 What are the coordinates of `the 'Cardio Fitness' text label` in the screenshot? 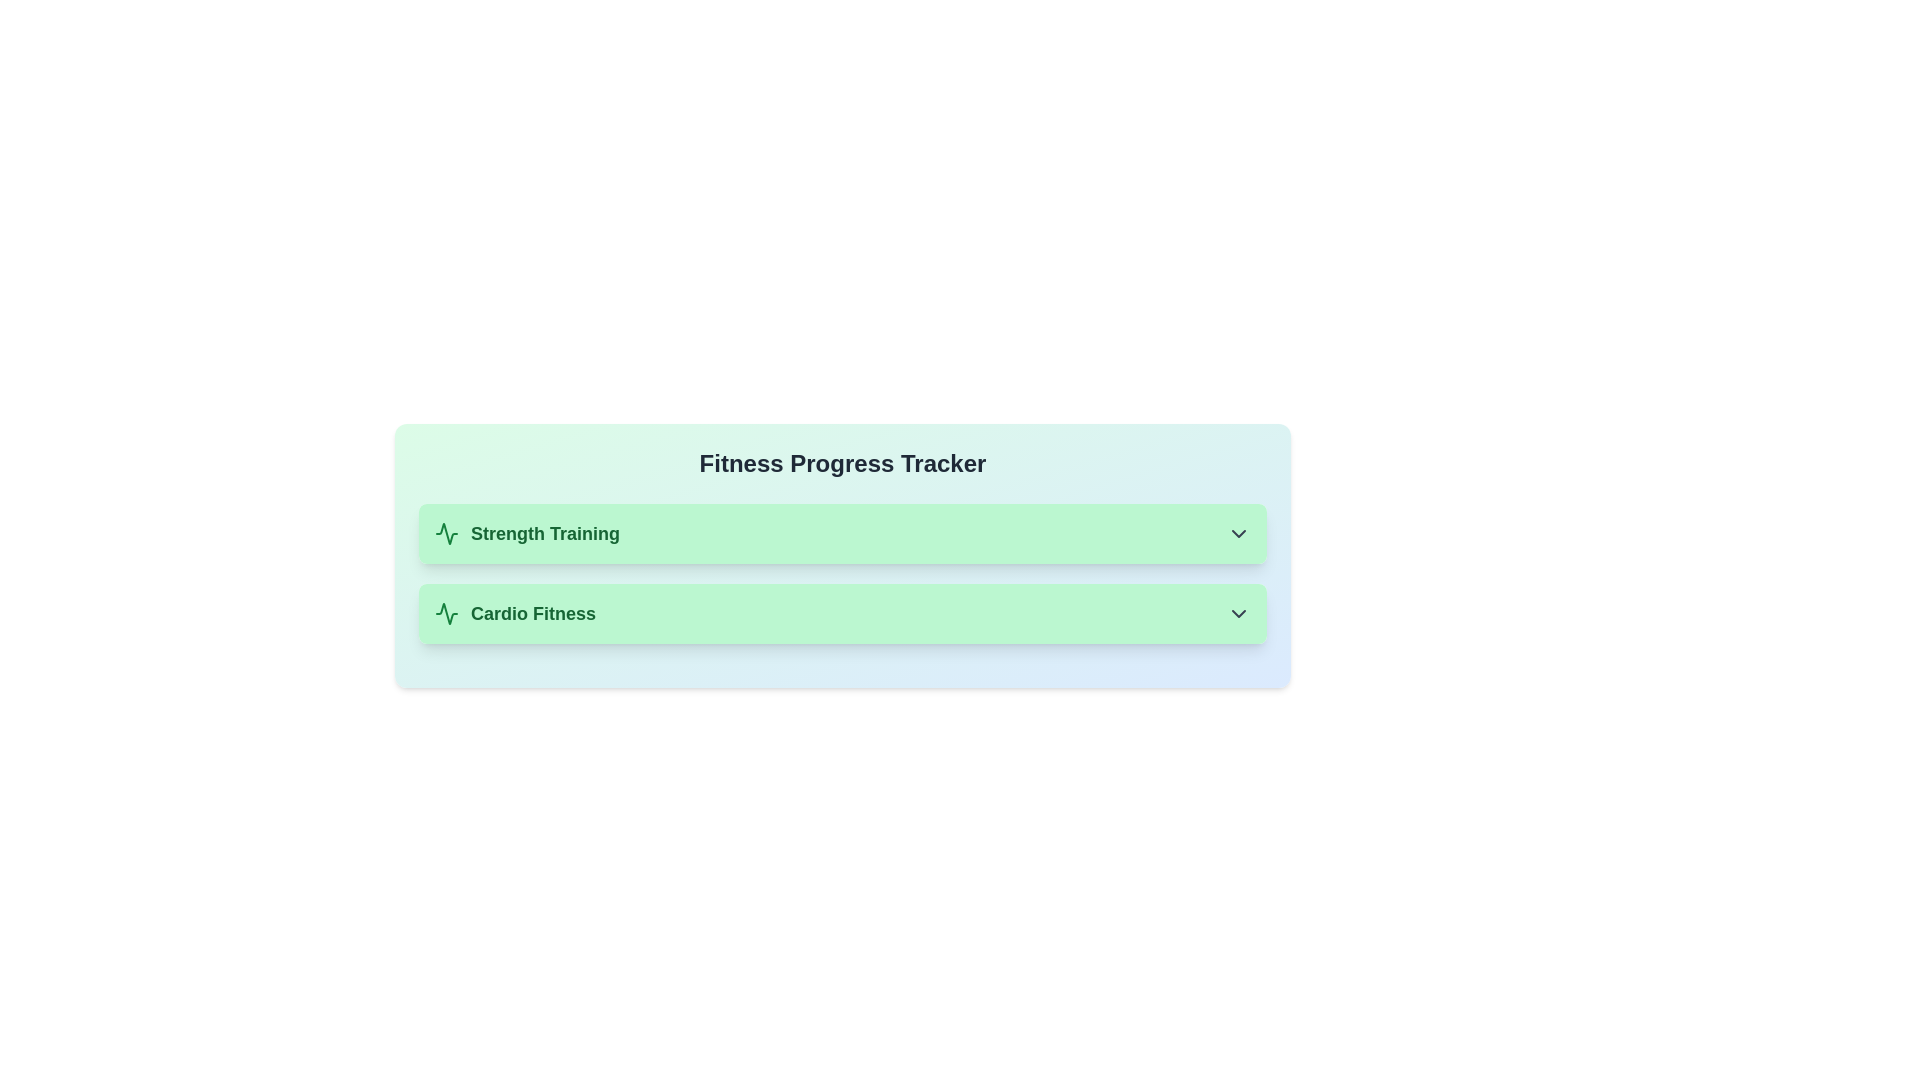 It's located at (533, 612).